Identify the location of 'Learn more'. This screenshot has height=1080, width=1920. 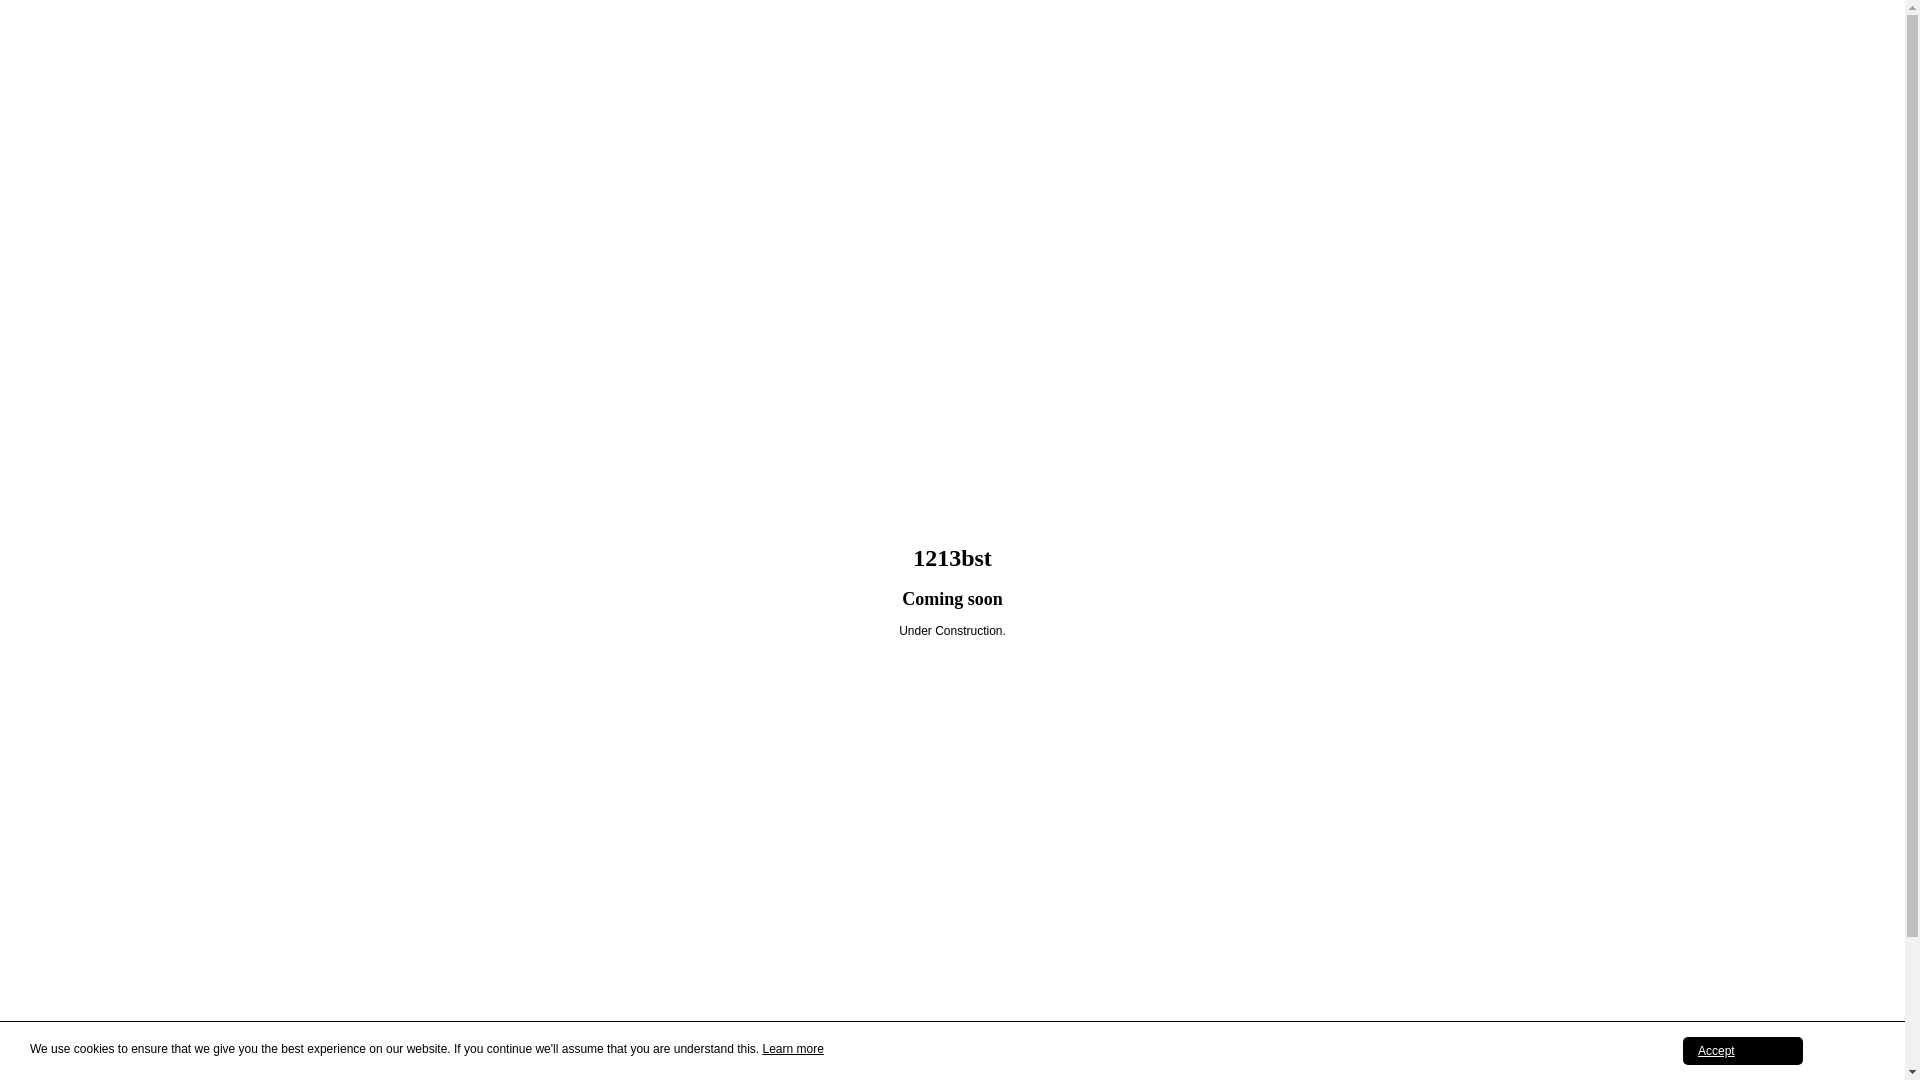
(791, 1048).